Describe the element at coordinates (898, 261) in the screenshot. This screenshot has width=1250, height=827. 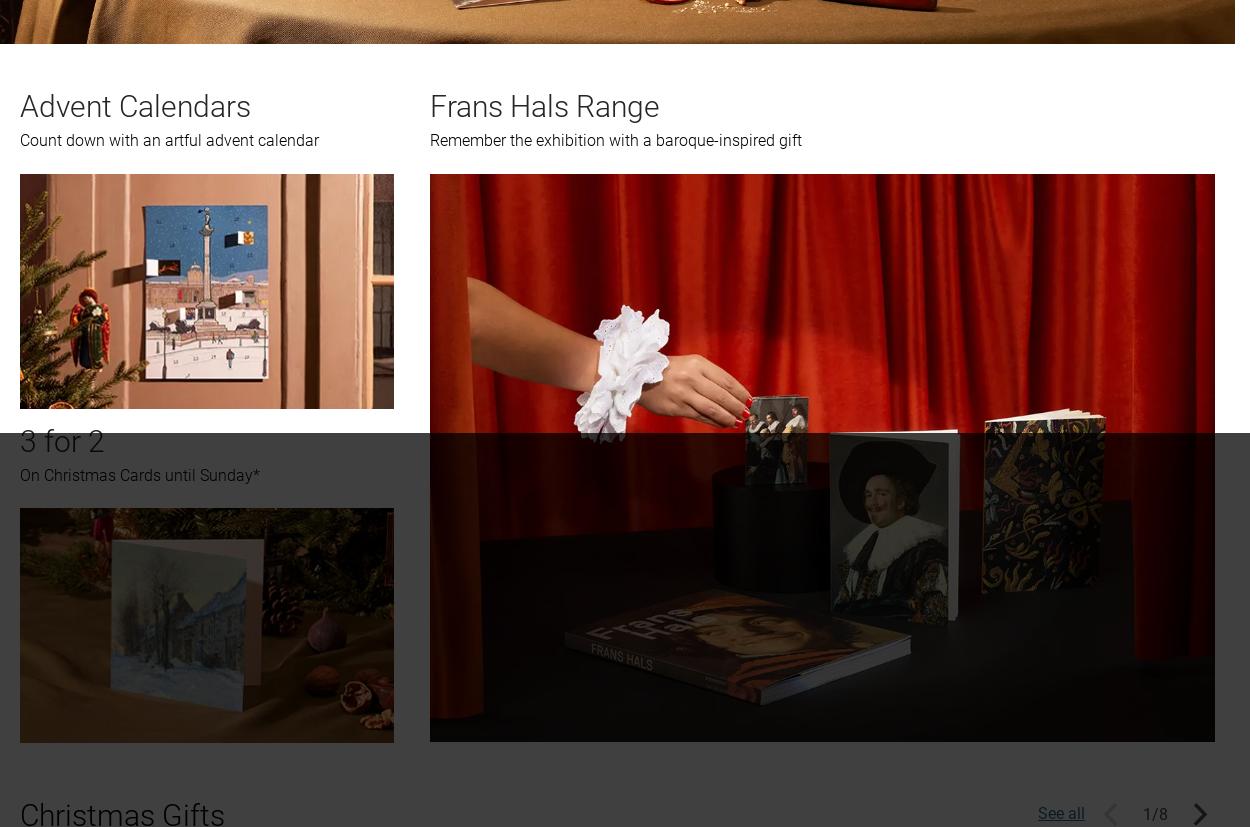
I see `'Accept all cookies'` at that location.